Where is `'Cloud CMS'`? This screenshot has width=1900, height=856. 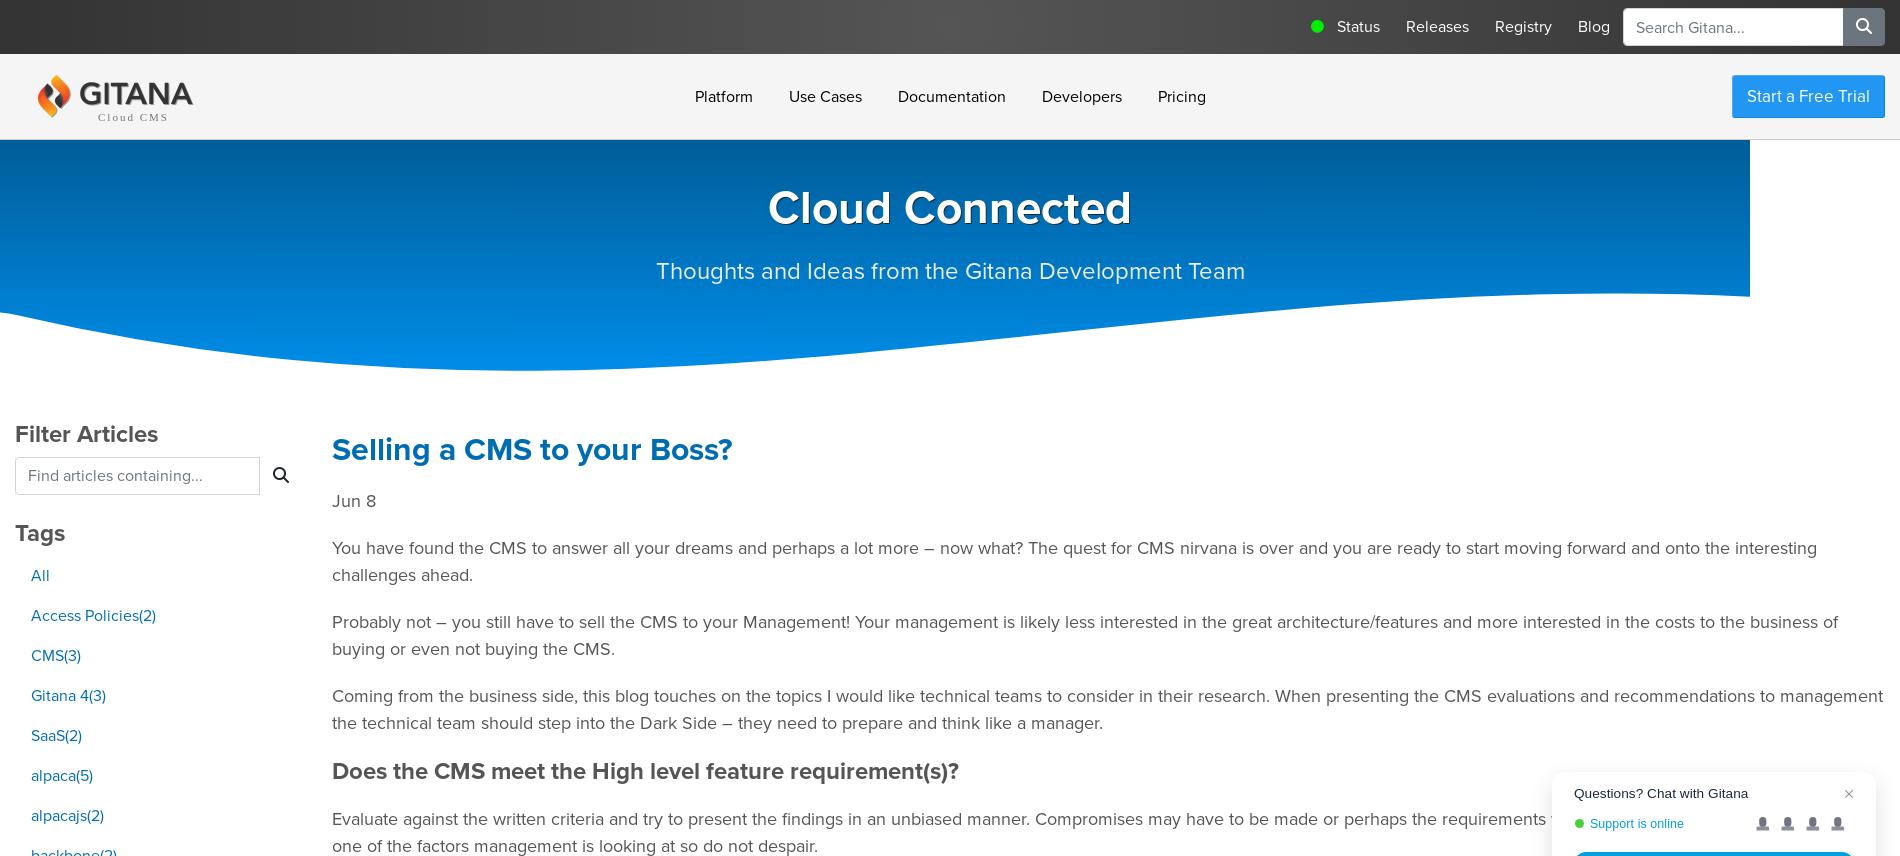 'Cloud CMS' is located at coordinates (98, 116).